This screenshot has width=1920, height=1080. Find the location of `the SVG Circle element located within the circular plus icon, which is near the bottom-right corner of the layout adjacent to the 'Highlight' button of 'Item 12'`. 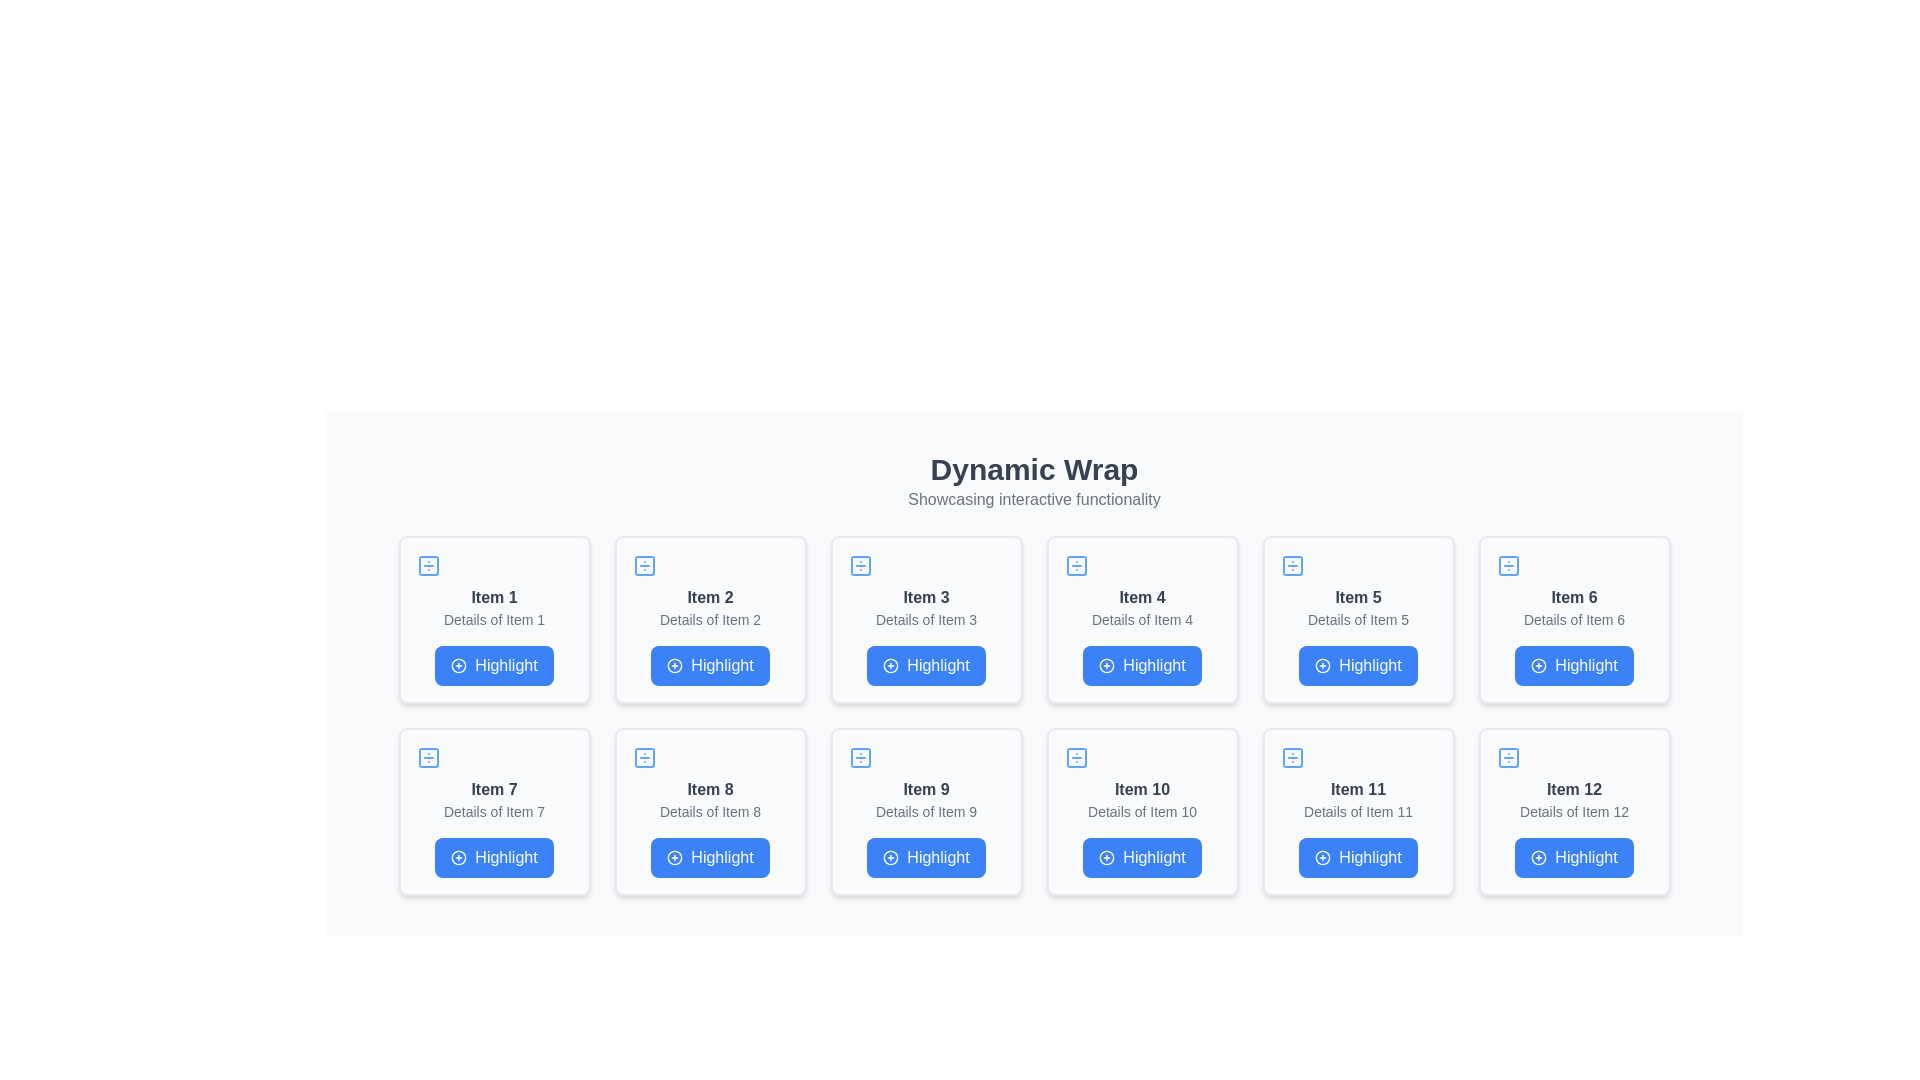

the SVG Circle element located within the circular plus icon, which is near the bottom-right corner of the layout adjacent to the 'Highlight' button of 'Item 12' is located at coordinates (1538, 856).